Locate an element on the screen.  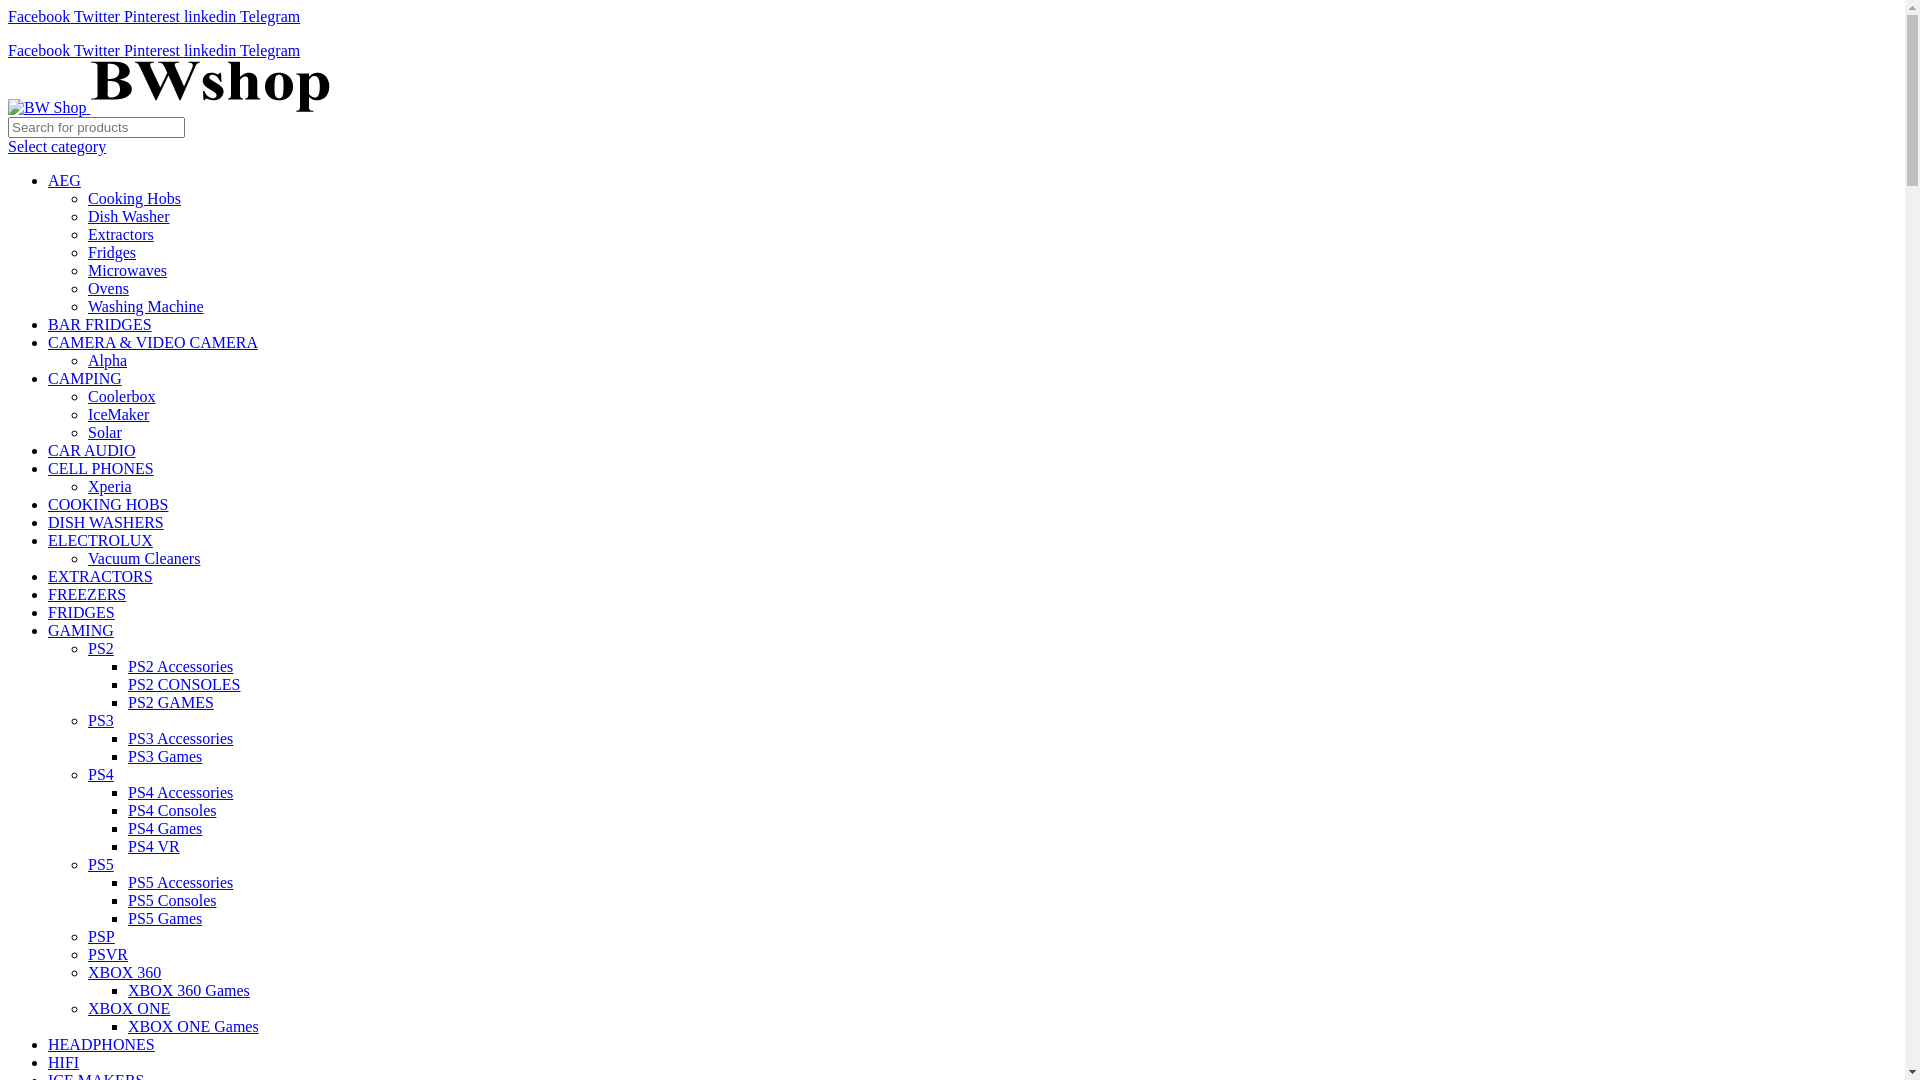
'FRIDGES' is located at coordinates (80, 611).